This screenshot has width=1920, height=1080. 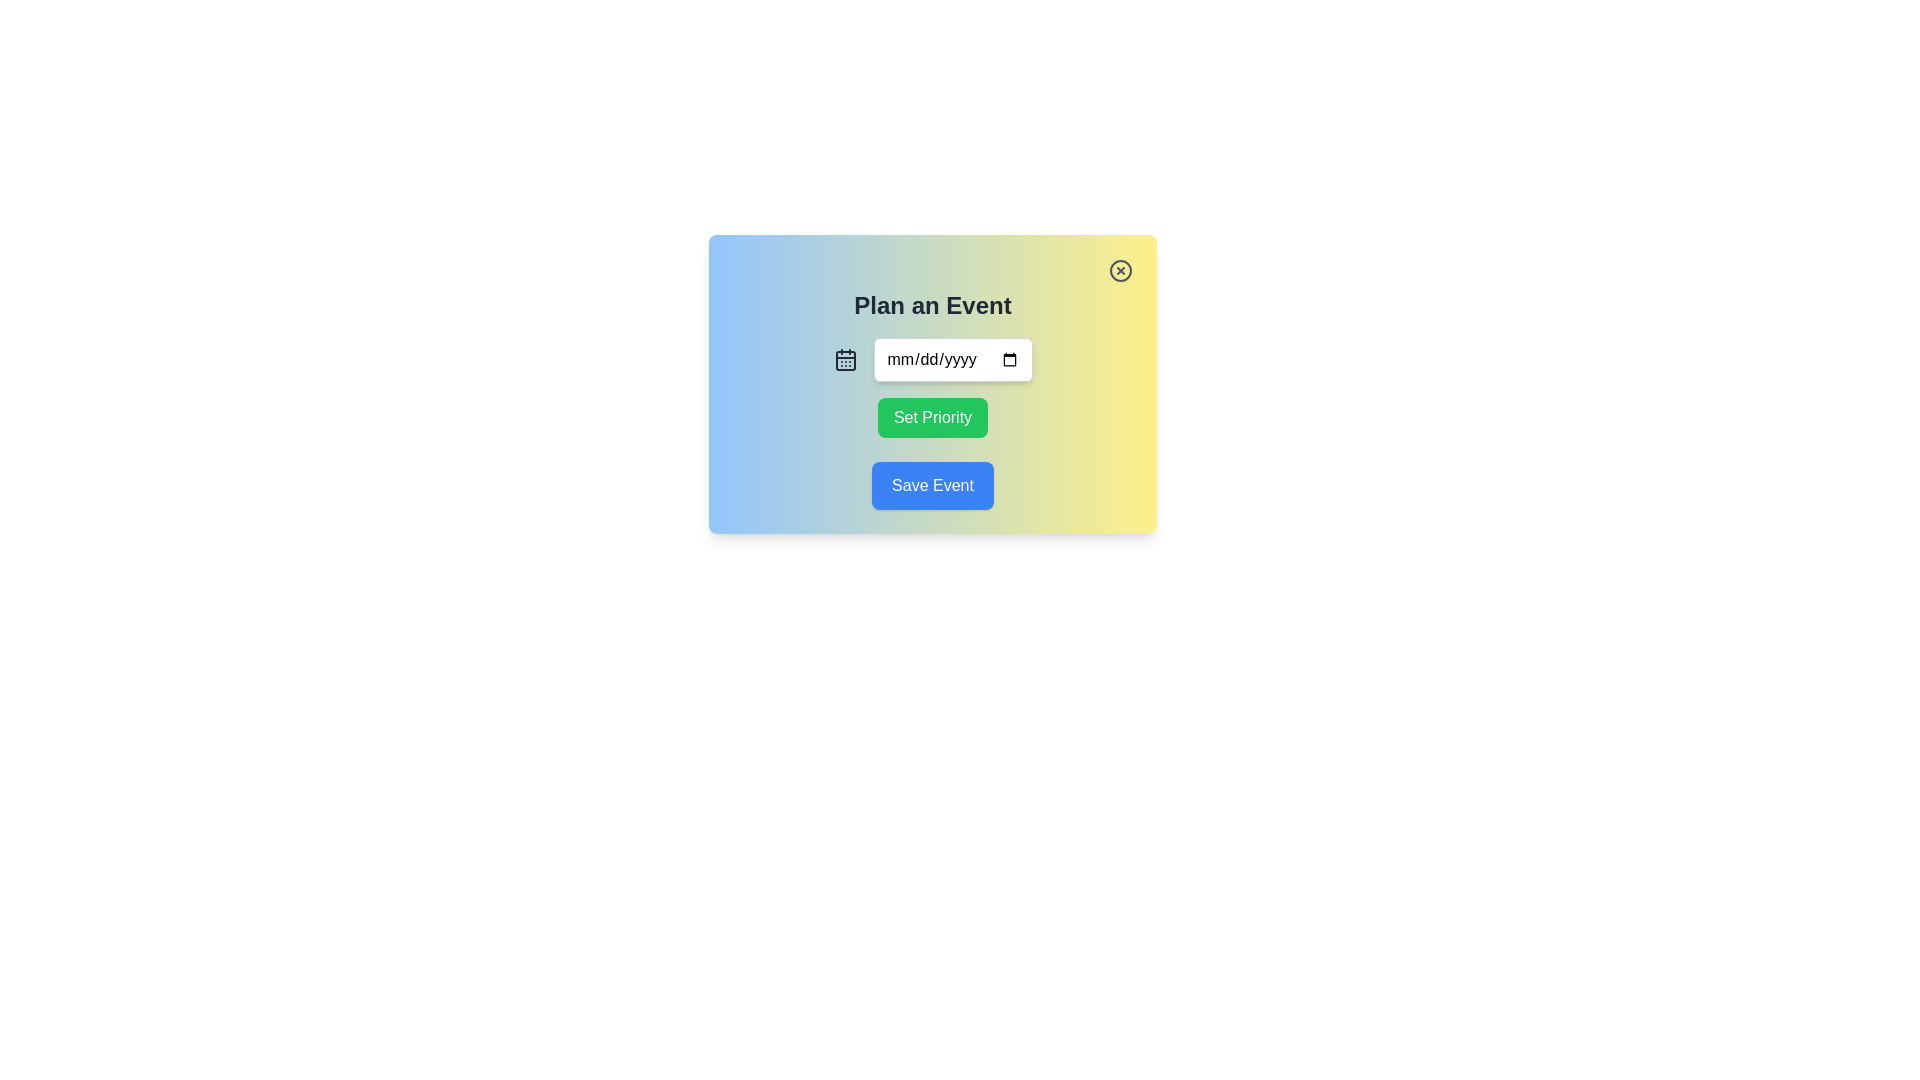 What do you see at coordinates (952, 358) in the screenshot?
I see `the Date Input Field located below the title 'Plan an Event'` at bounding box center [952, 358].